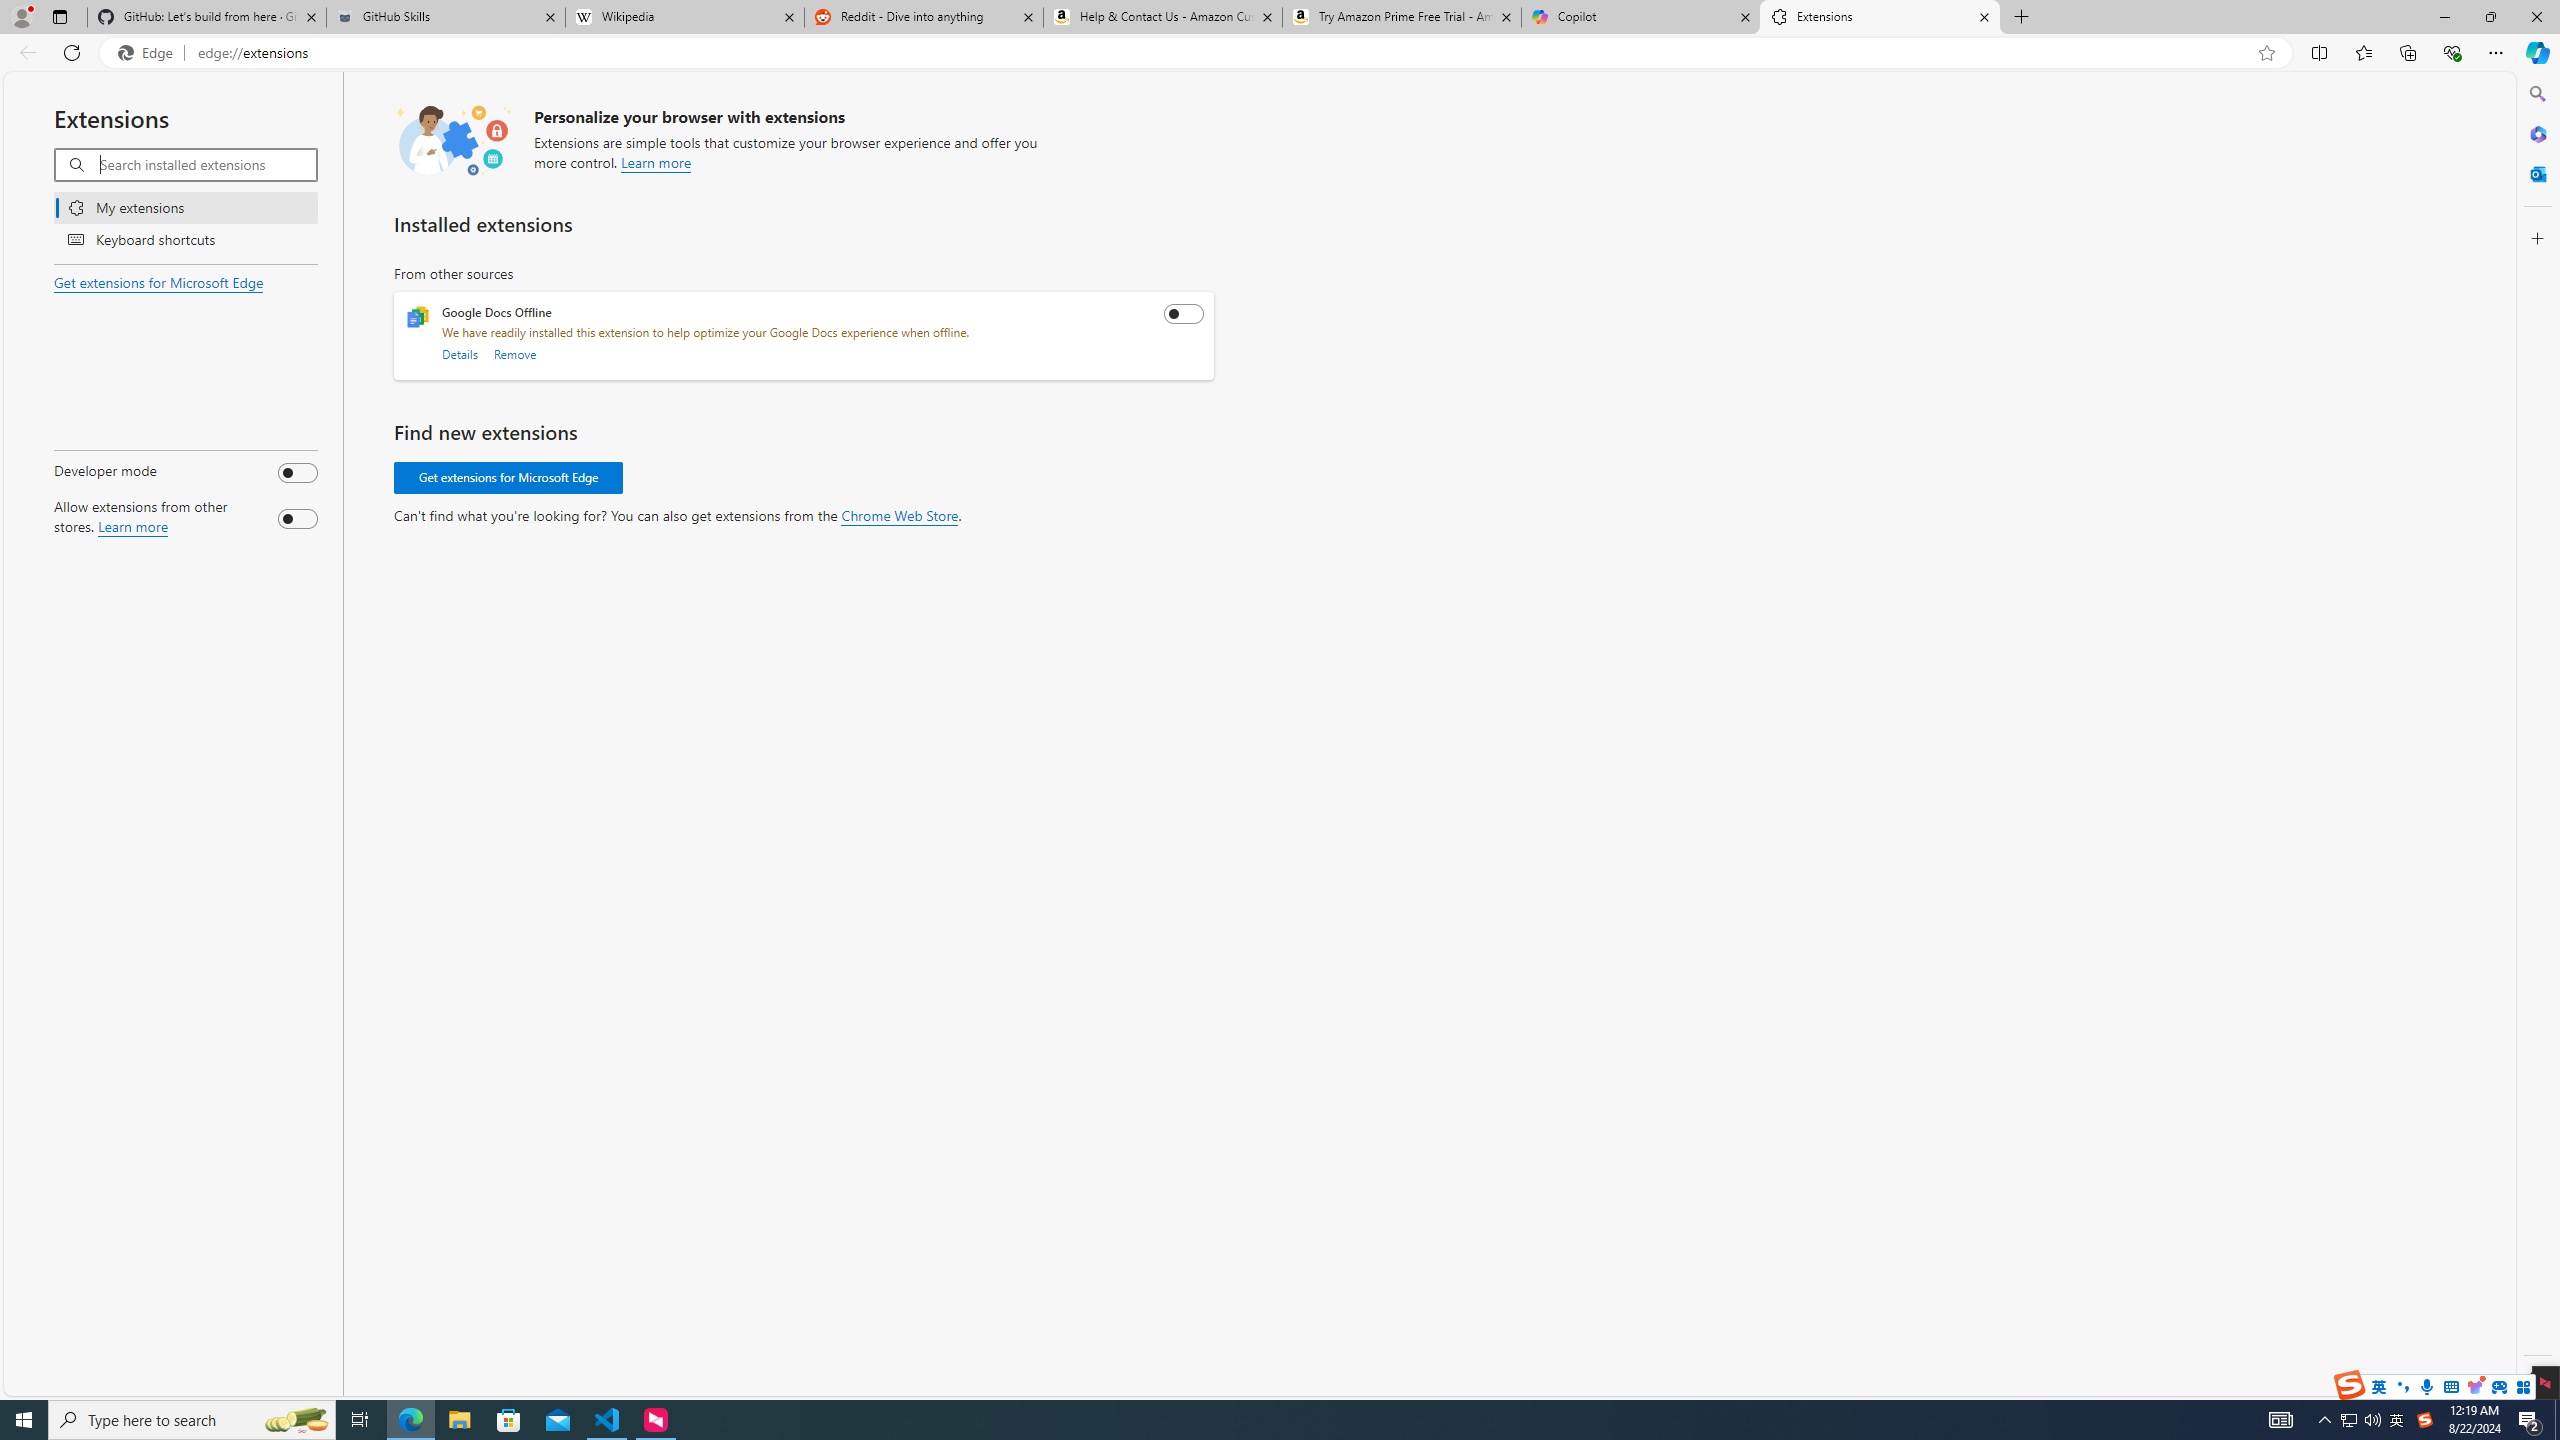  What do you see at coordinates (133, 526) in the screenshot?
I see `'Learn more about allowing extensions from other stores.'` at bounding box center [133, 526].